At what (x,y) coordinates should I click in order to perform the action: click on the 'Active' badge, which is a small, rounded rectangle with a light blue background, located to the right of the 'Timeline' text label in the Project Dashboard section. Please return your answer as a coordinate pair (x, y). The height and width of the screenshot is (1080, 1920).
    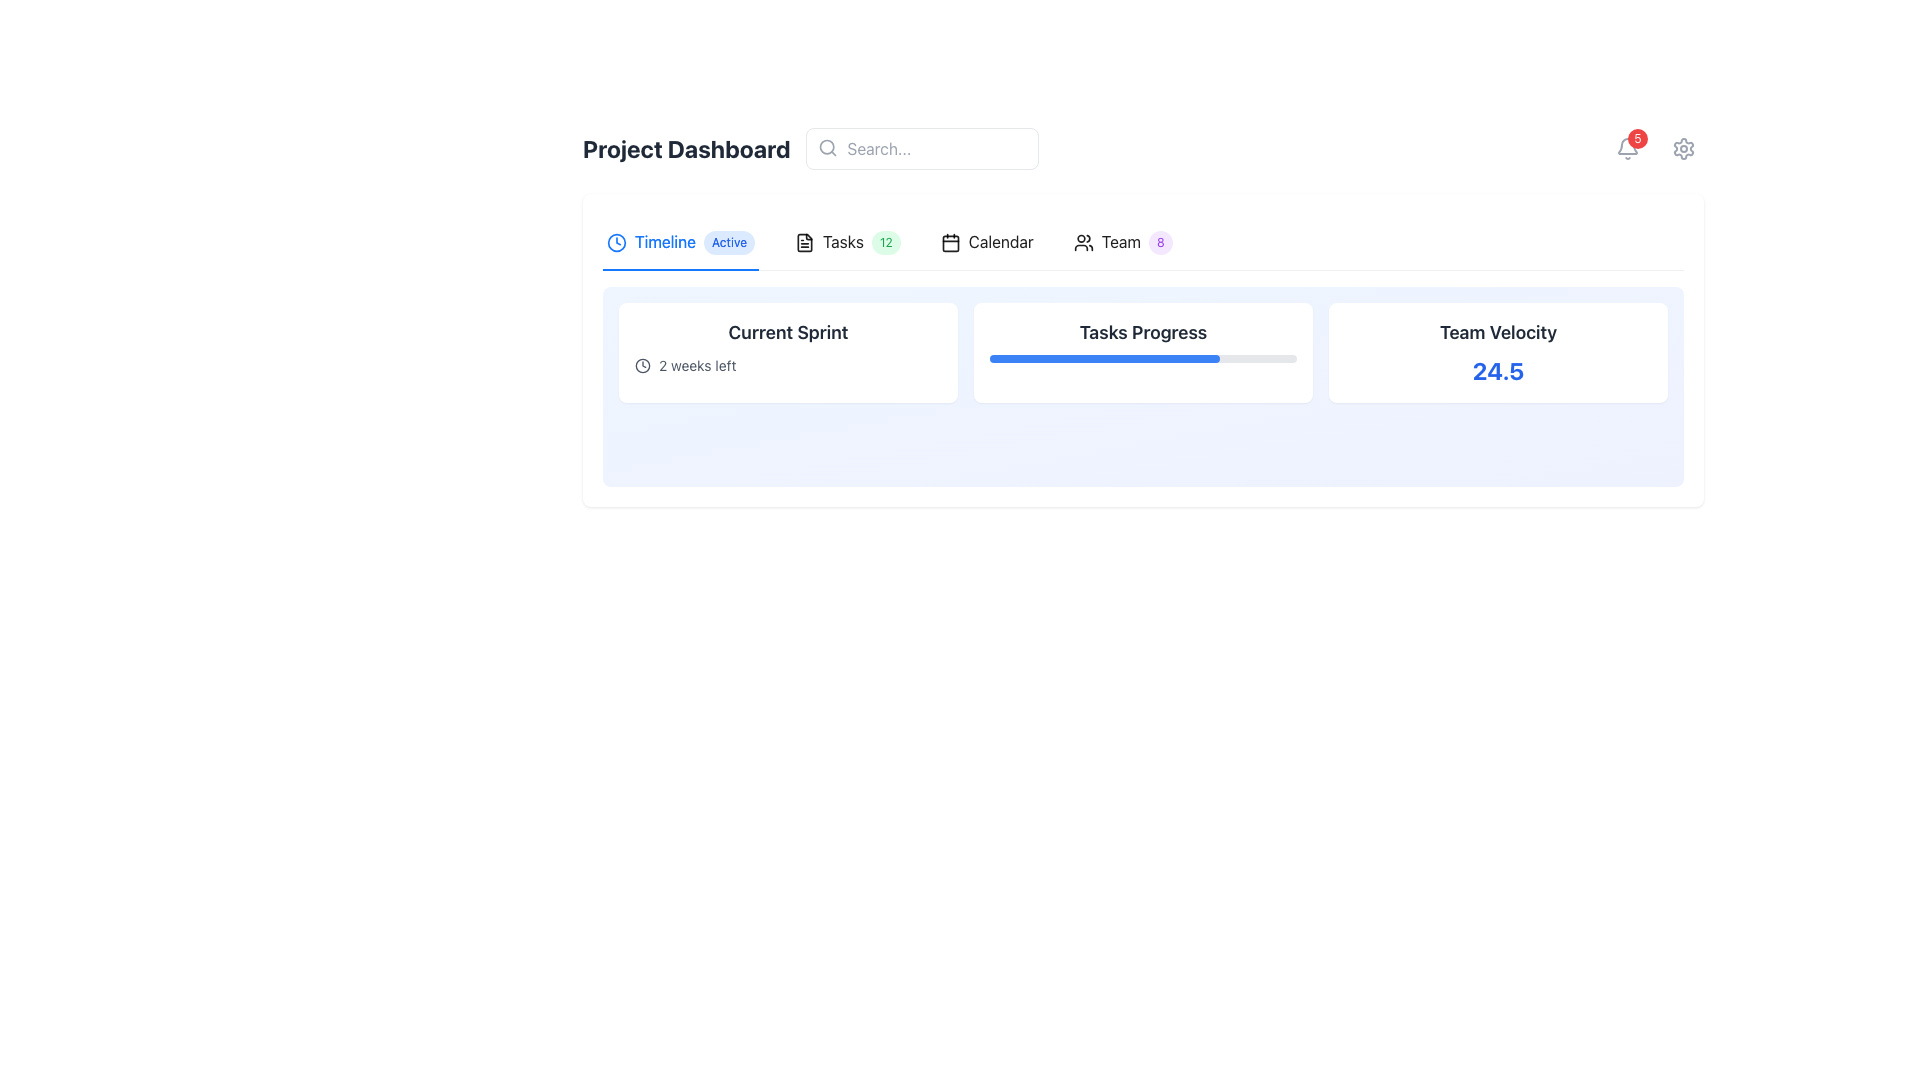
    Looking at the image, I should click on (728, 241).